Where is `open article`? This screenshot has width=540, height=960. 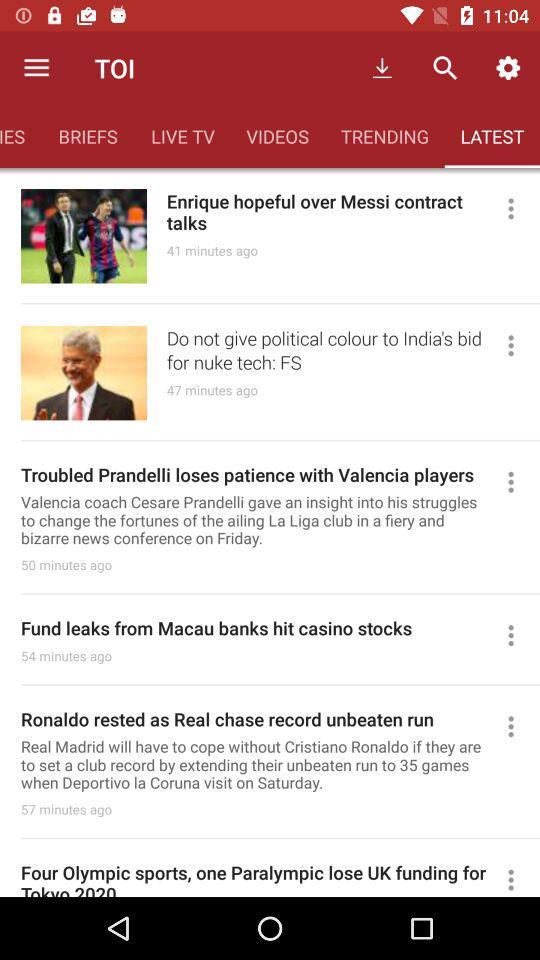
open article is located at coordinates (519, 208).